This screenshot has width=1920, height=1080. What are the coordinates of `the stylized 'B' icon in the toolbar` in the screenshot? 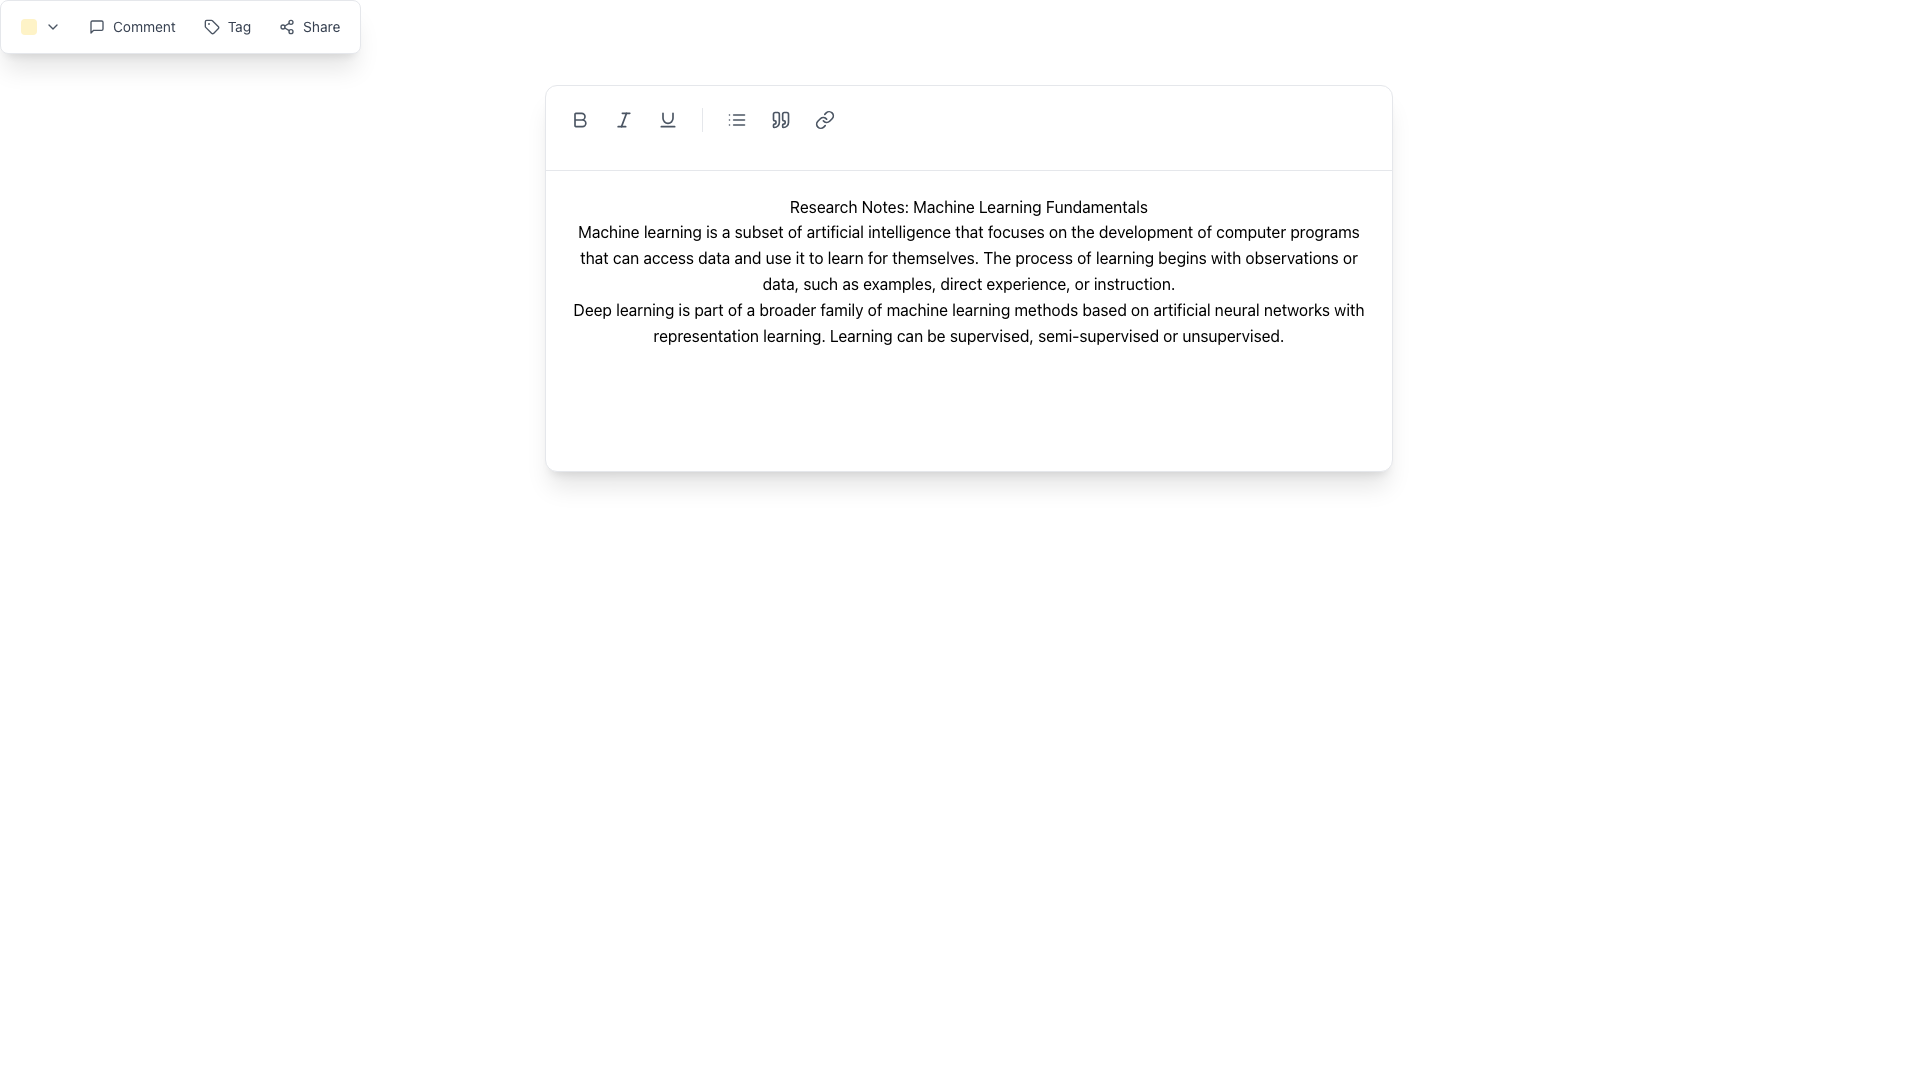 It's located at (579, 119).